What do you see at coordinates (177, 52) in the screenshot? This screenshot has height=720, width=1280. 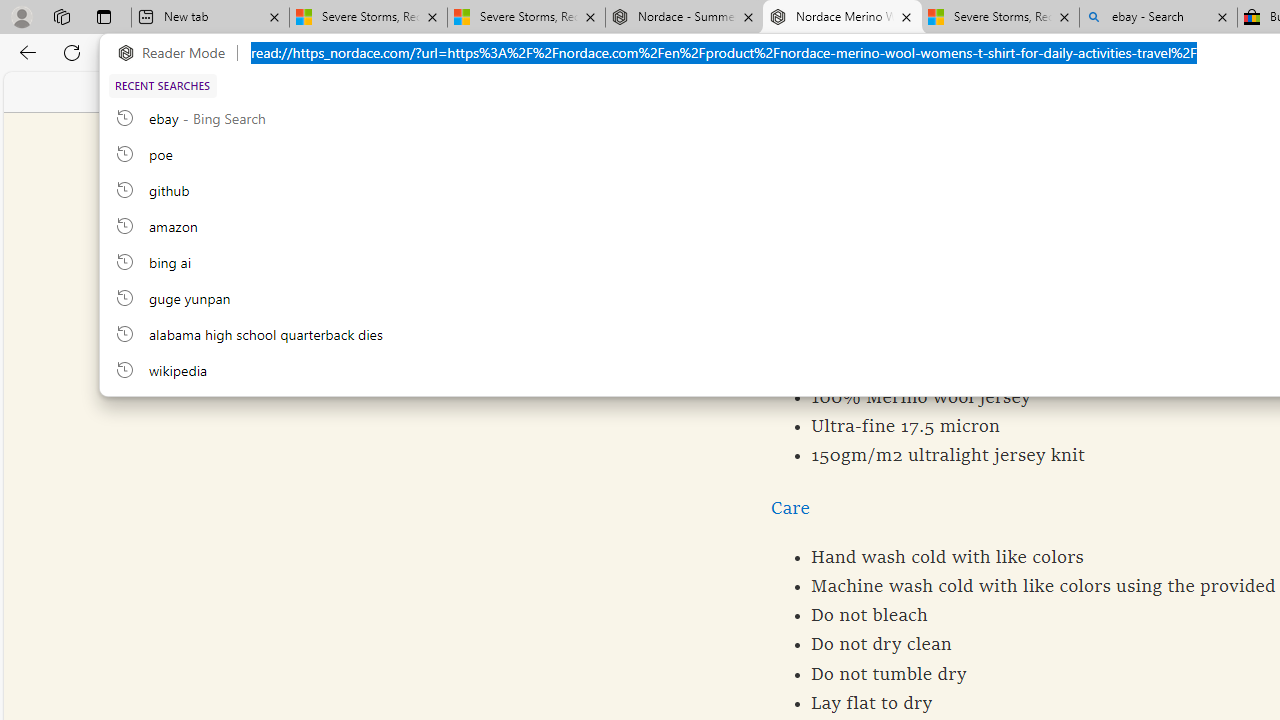 I see `'Reader Mode'` at bounding box center [177, 52].